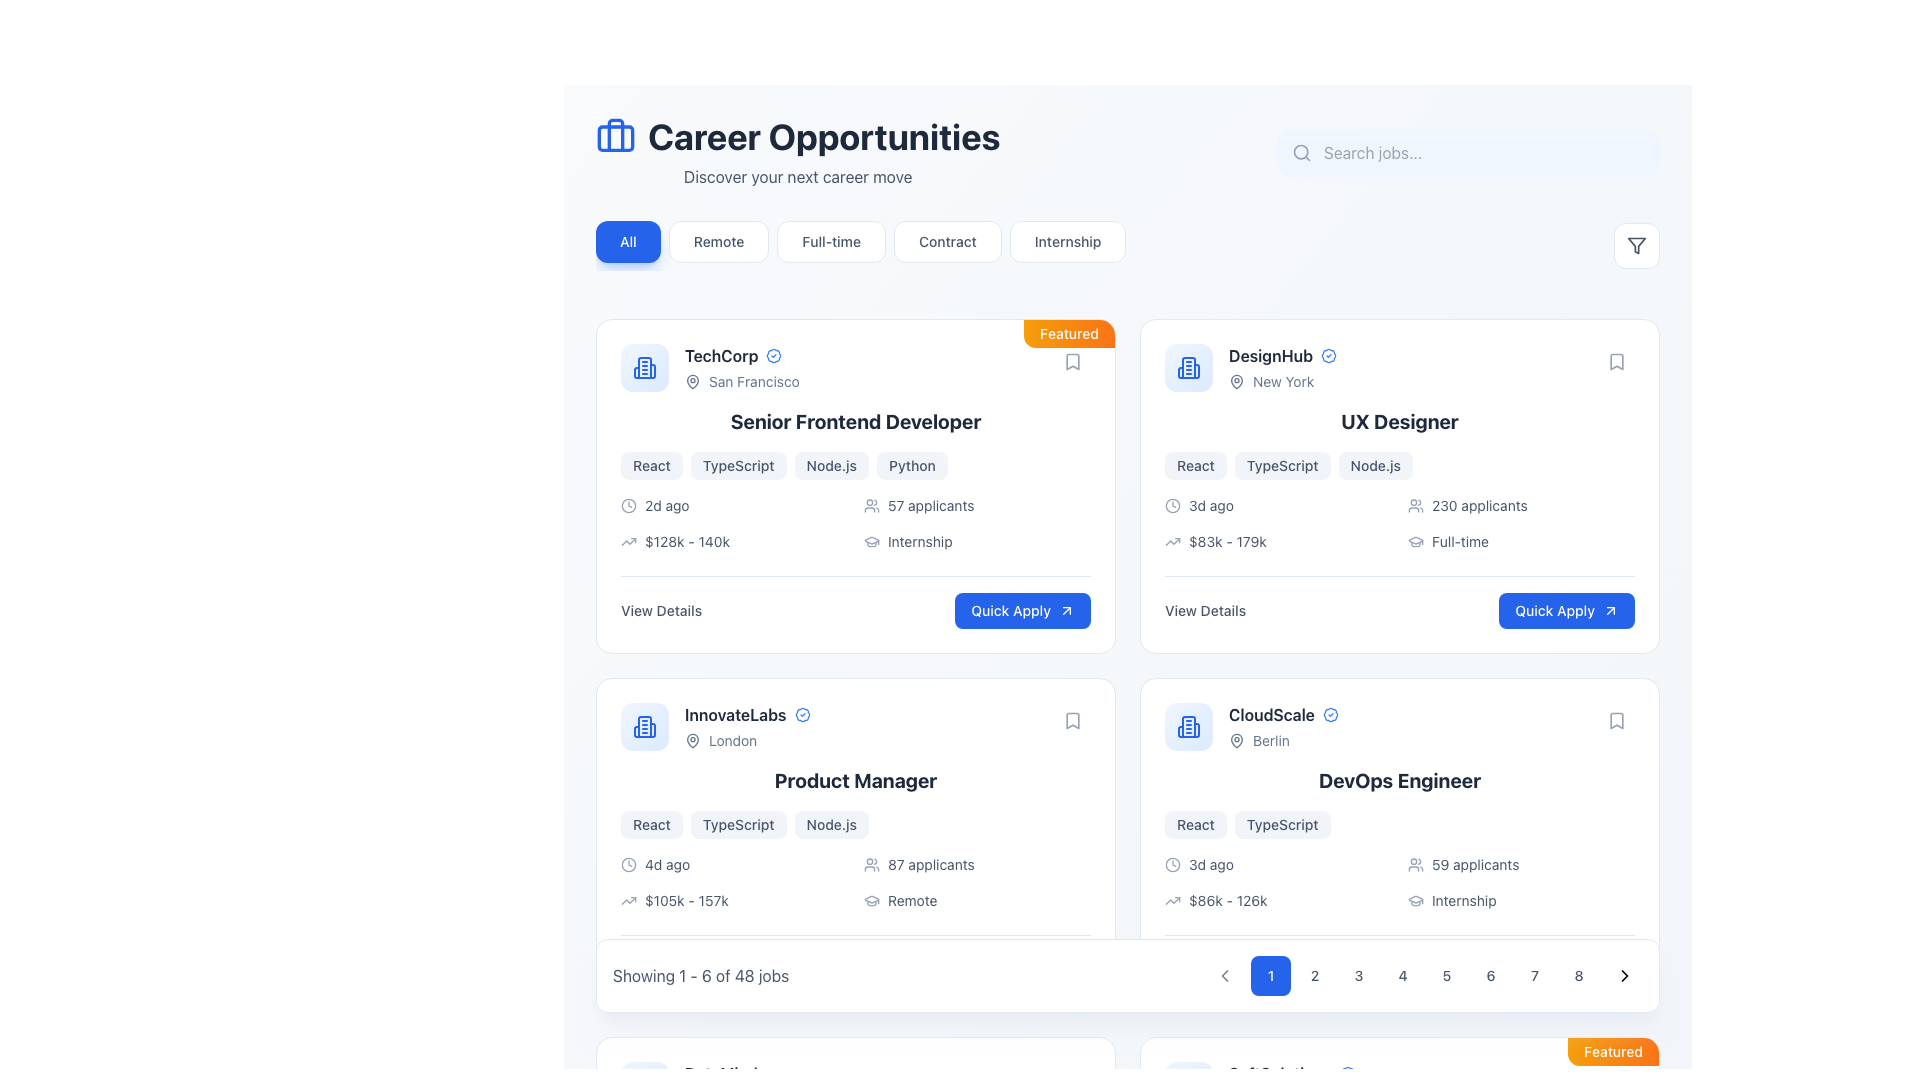  Describe the element at coordinates (1072, 721) in the screenshot. I see `the bookmark toggle SVG icon located in the top-right corner of the 'InnovateLabs' job posting card` at that location.